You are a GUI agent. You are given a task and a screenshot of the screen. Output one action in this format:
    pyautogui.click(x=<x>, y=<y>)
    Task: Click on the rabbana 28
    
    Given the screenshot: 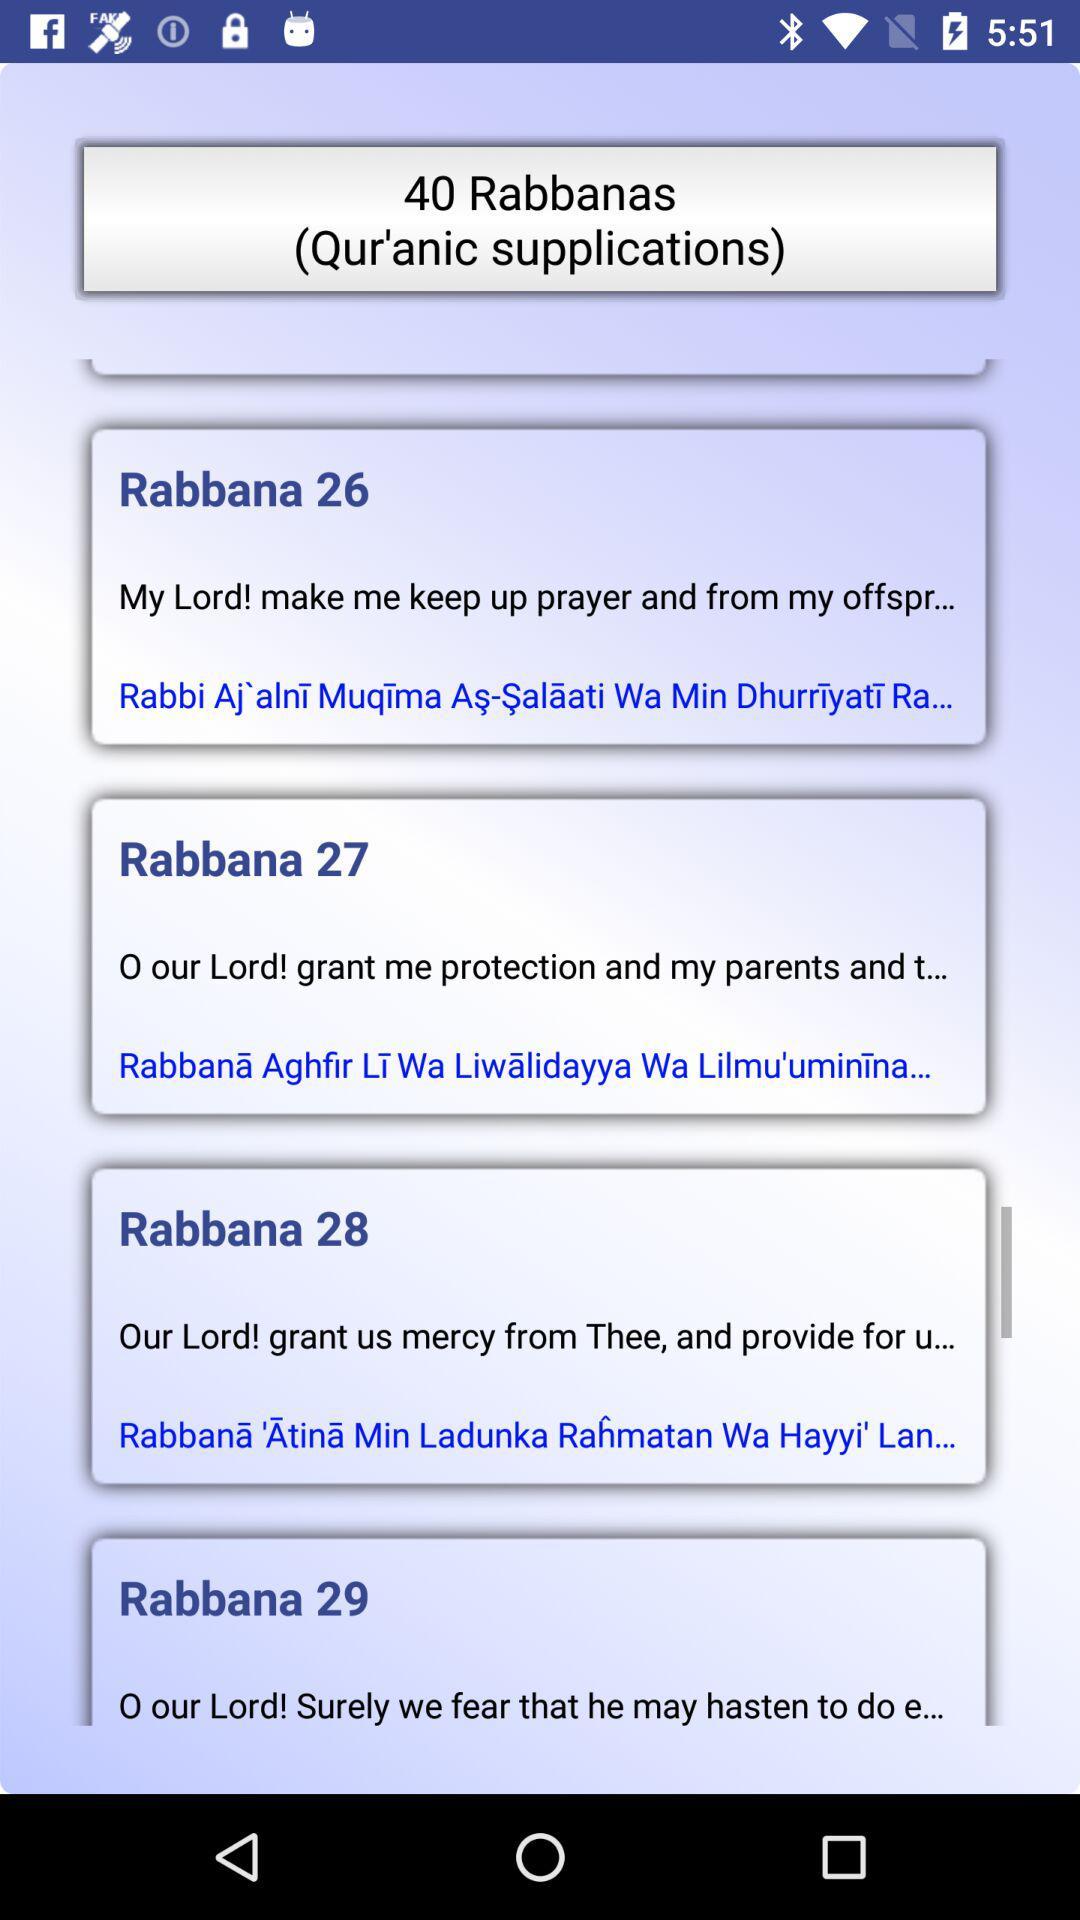 What is the action you would take?
    pyautogui.click(x=537, y=1206)
    